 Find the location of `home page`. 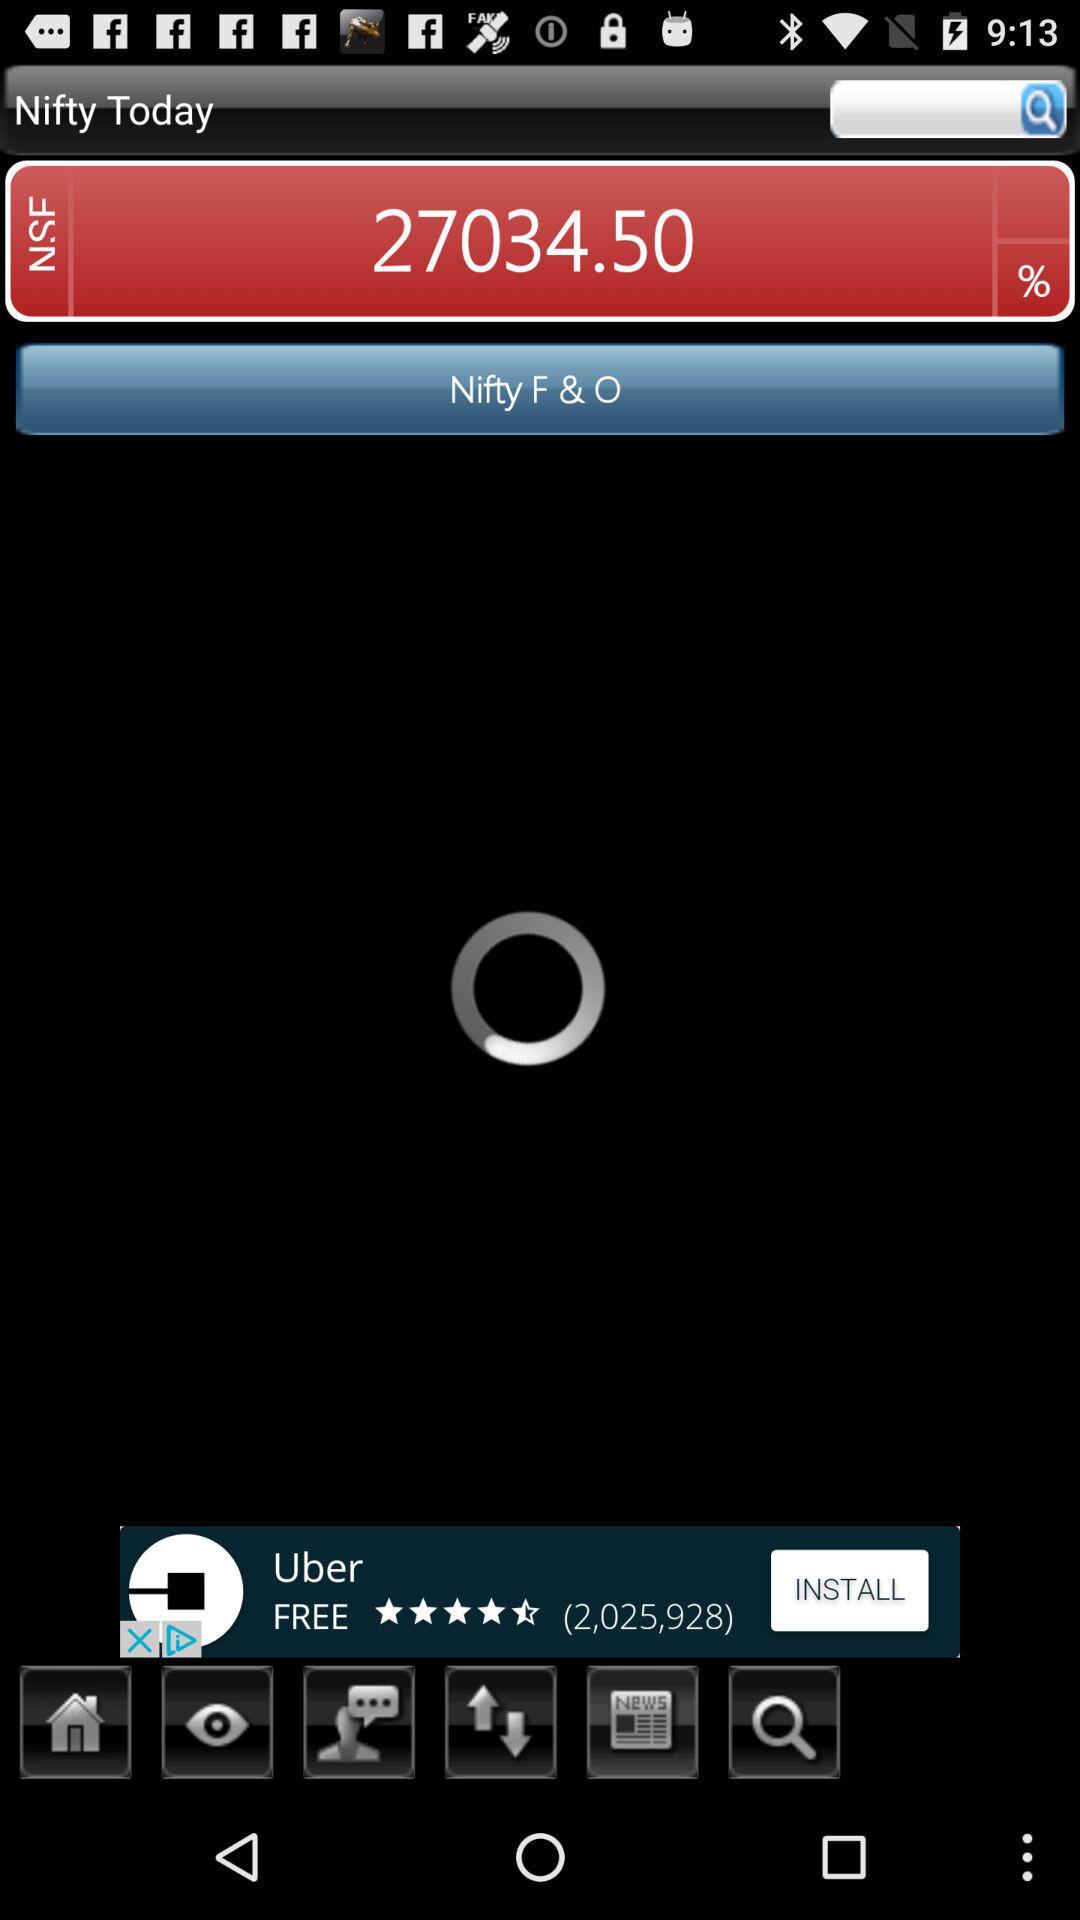

home page is located at coordinates (75, 1727).